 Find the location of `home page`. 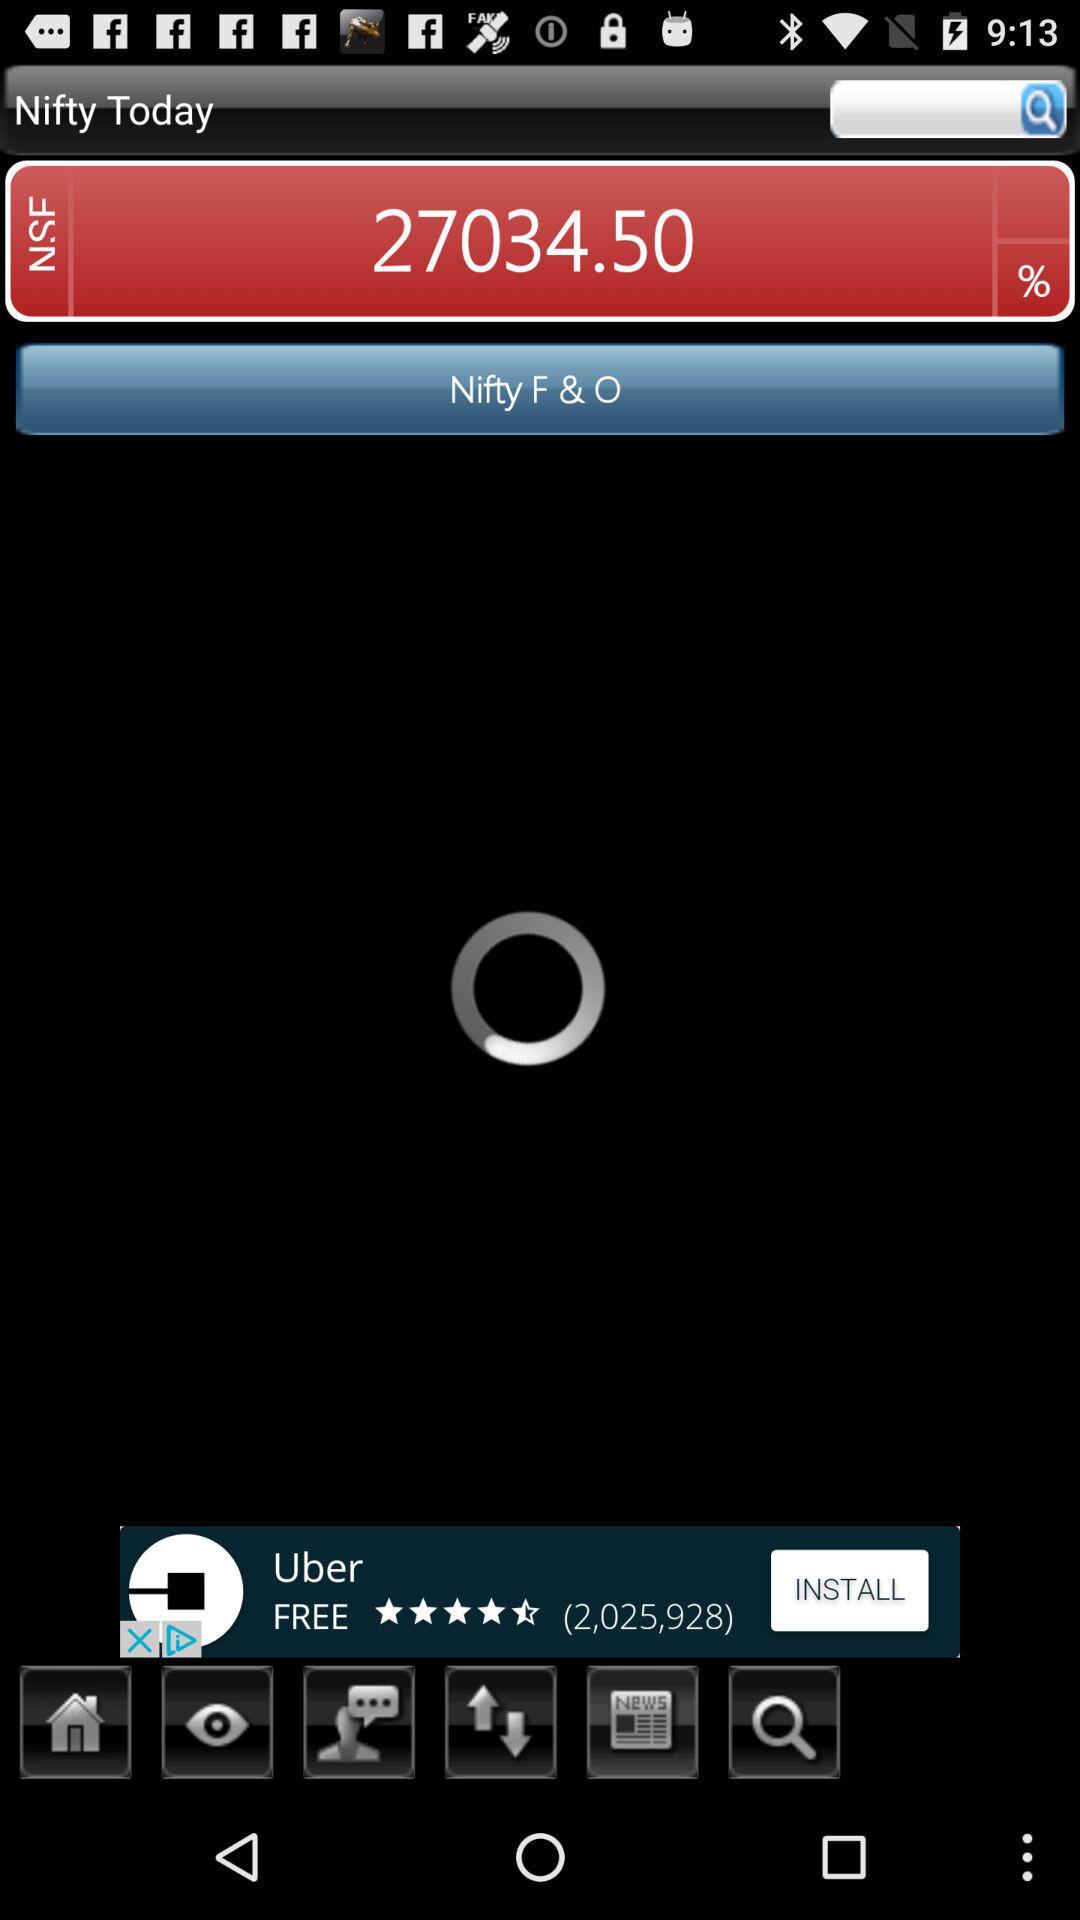

home page is located at coordinates (75, 1727).